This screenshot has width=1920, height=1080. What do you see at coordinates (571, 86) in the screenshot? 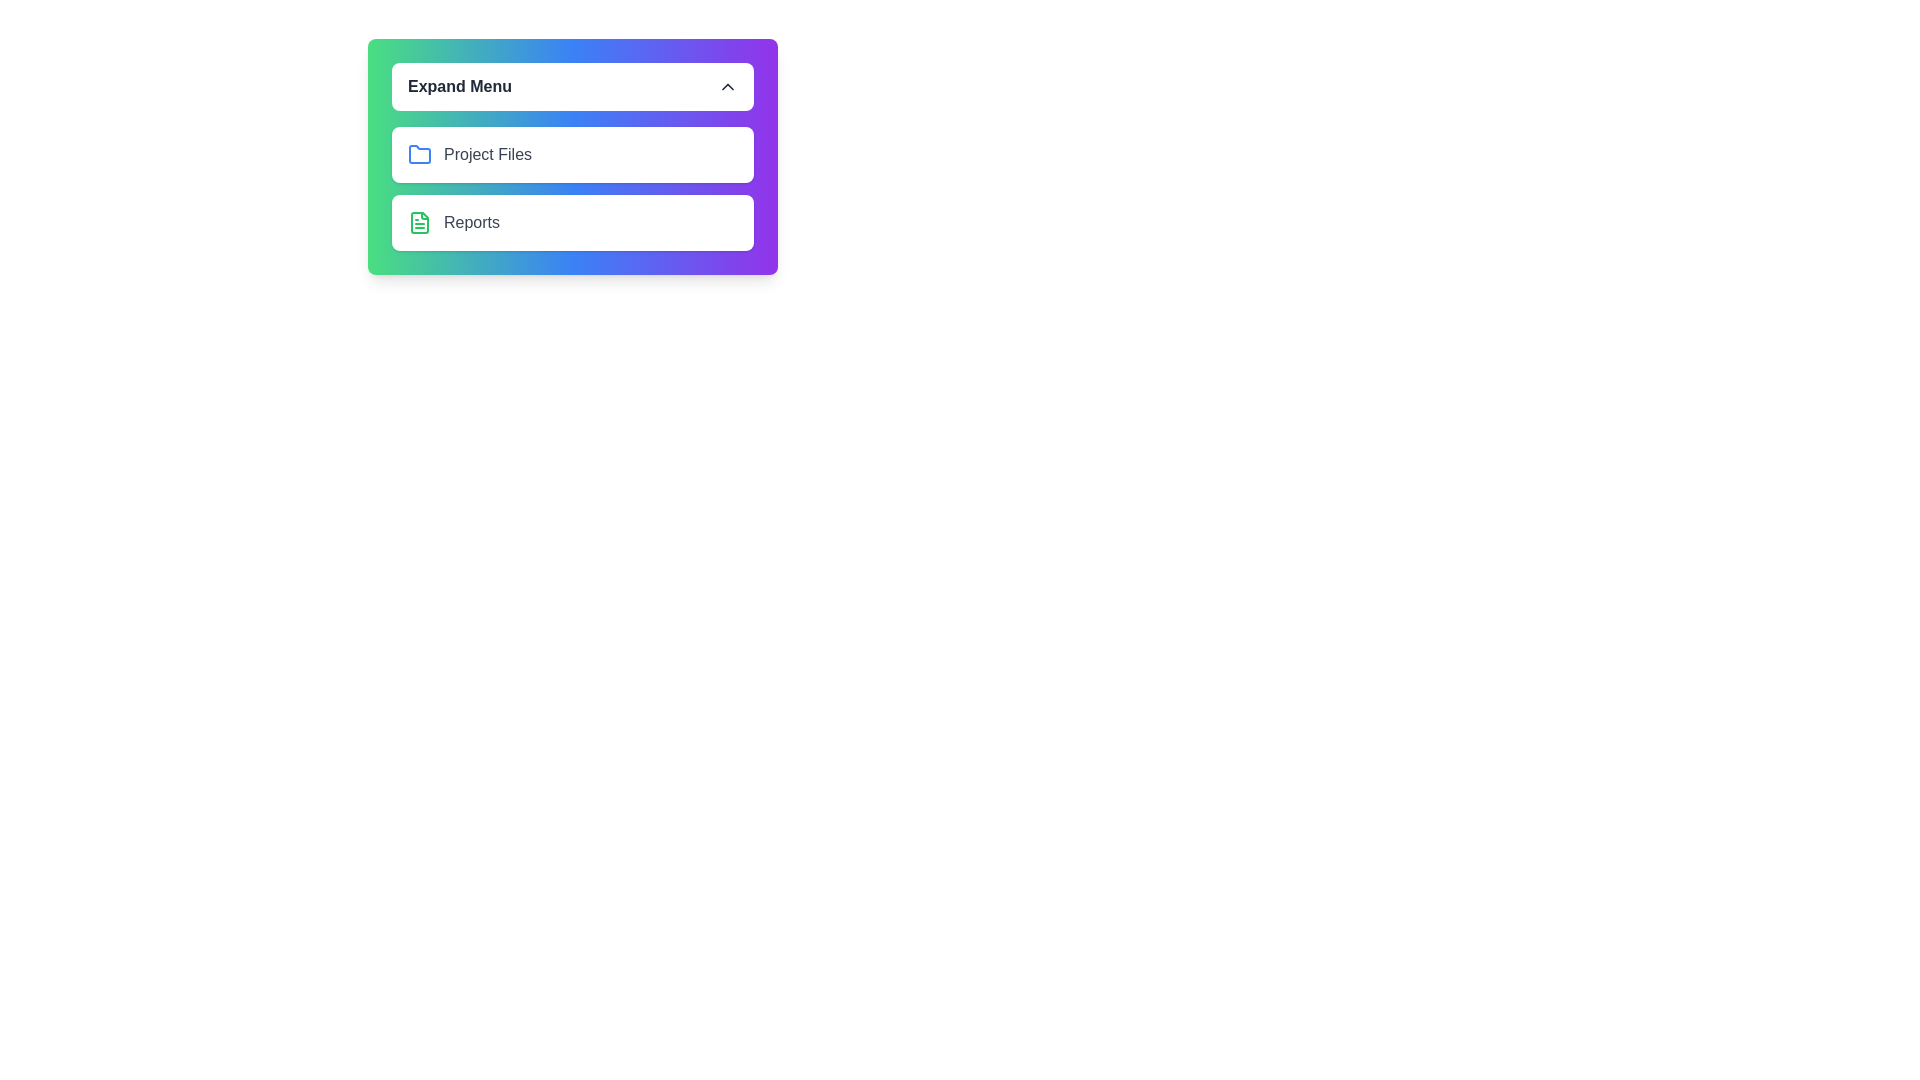
I see `the 'Expand Menu' button` at bounding box center [571, 86].